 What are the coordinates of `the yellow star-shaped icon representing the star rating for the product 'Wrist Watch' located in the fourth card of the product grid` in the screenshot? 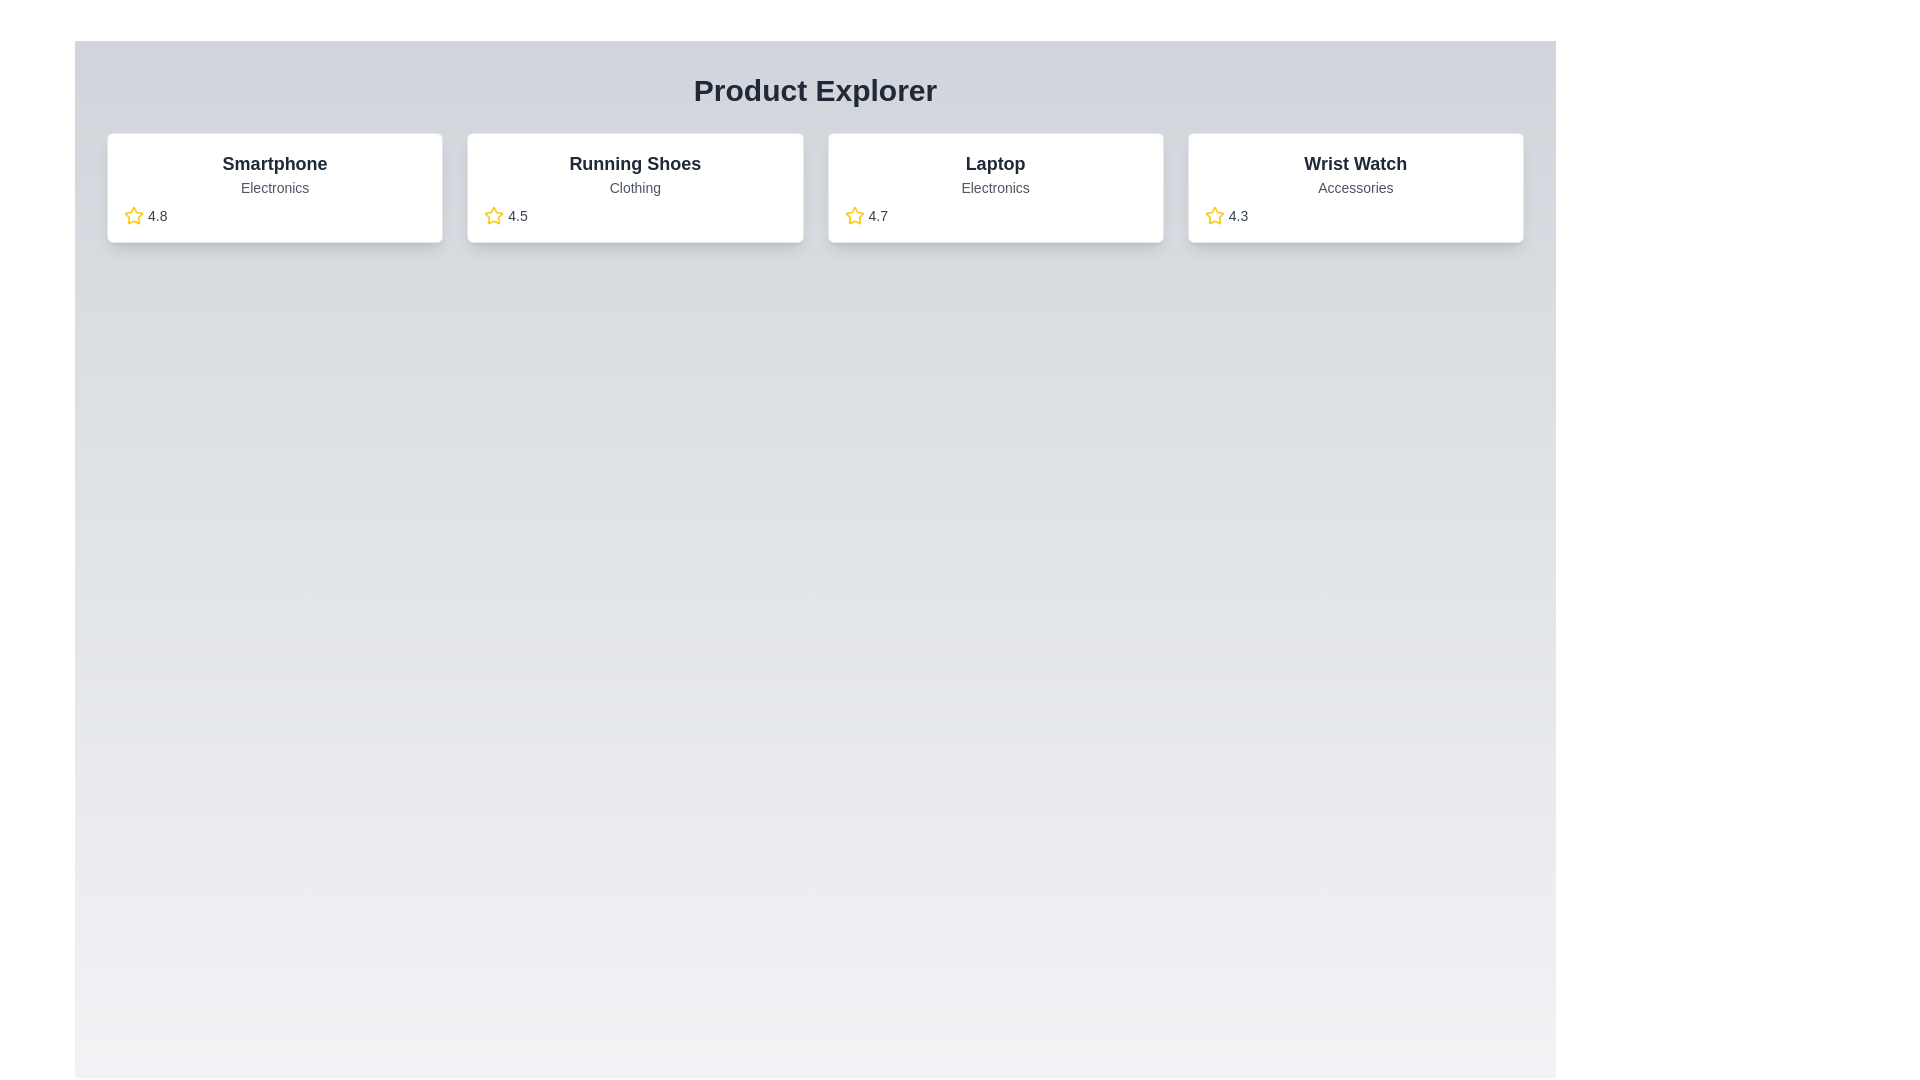 It's located at (1213, 216).